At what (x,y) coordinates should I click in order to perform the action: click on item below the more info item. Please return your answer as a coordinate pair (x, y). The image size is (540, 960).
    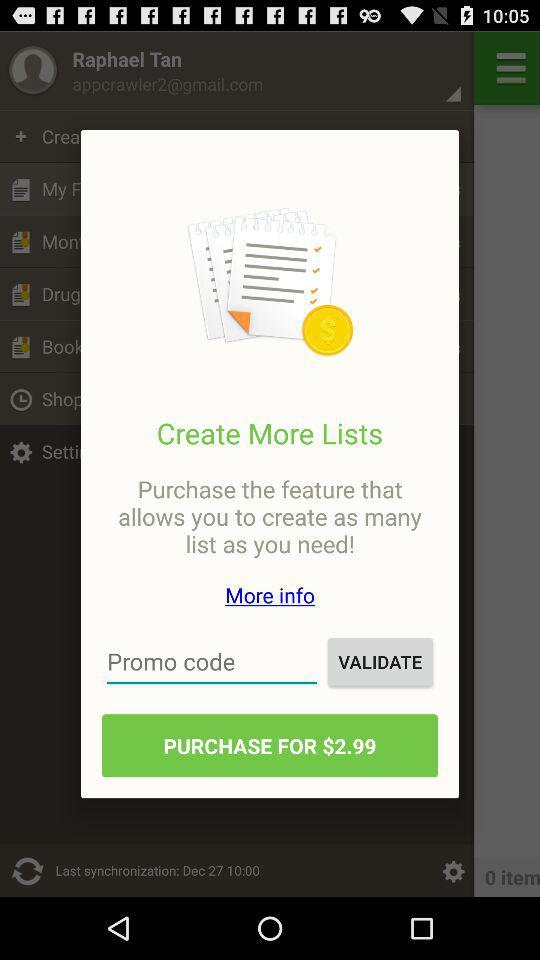
    Looking at the image, I should click on (211, 661).